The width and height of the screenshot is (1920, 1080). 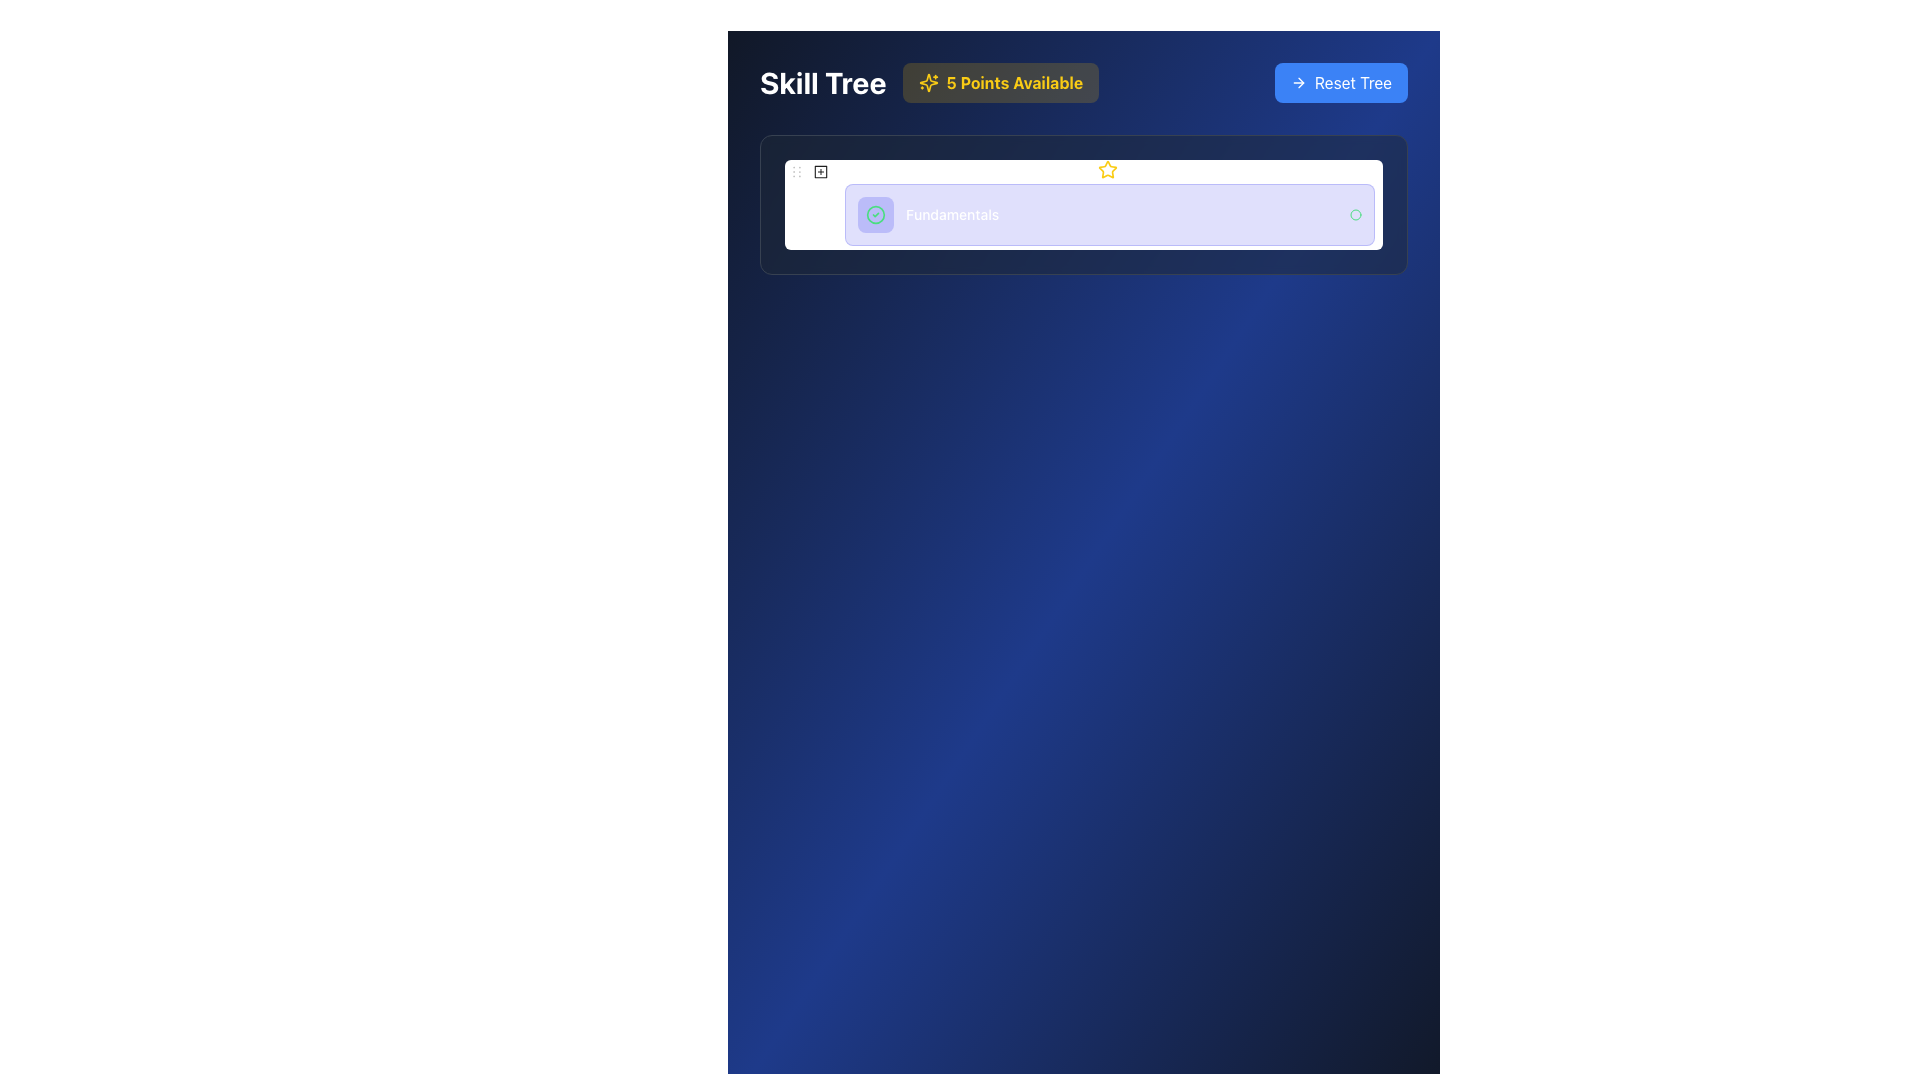 I want to click on to select the first item in the skill tree, which is displayed as part of a vertically oriented column in the UI, so click(x=1083, y=203).